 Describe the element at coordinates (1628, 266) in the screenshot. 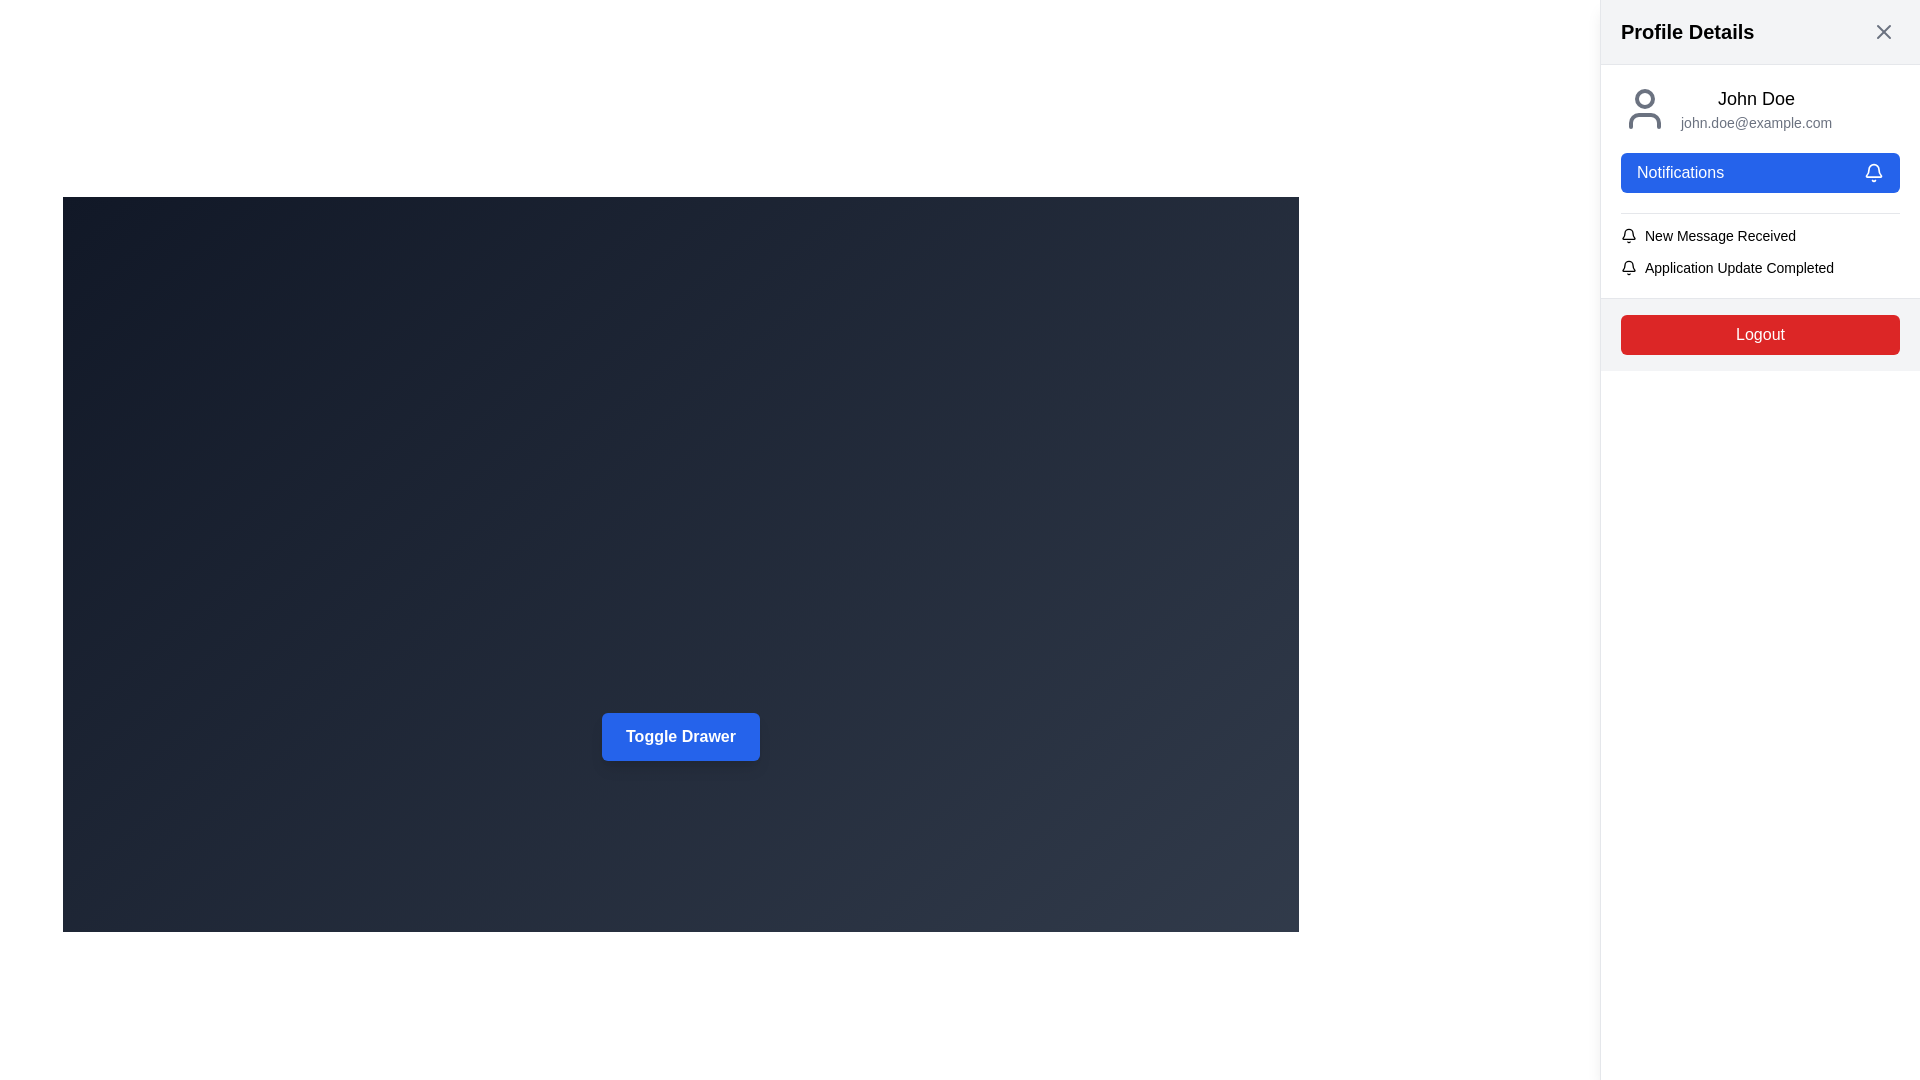

I see `the notification icon located on the right panel under the 'Notifications' section, preceding the text 'Application Update Completed'` at that location.